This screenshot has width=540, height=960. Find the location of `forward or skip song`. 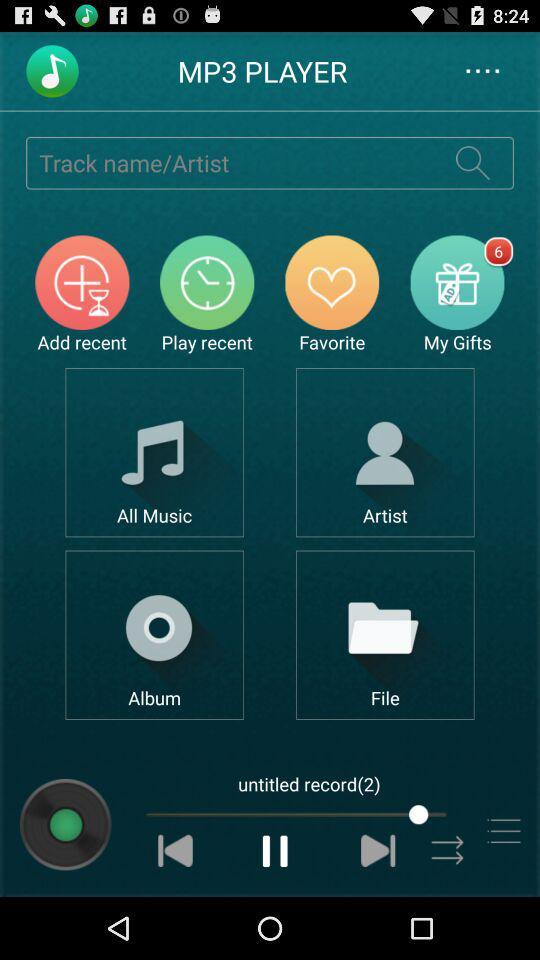

forward or skip song is located at coordinates (378, 849).